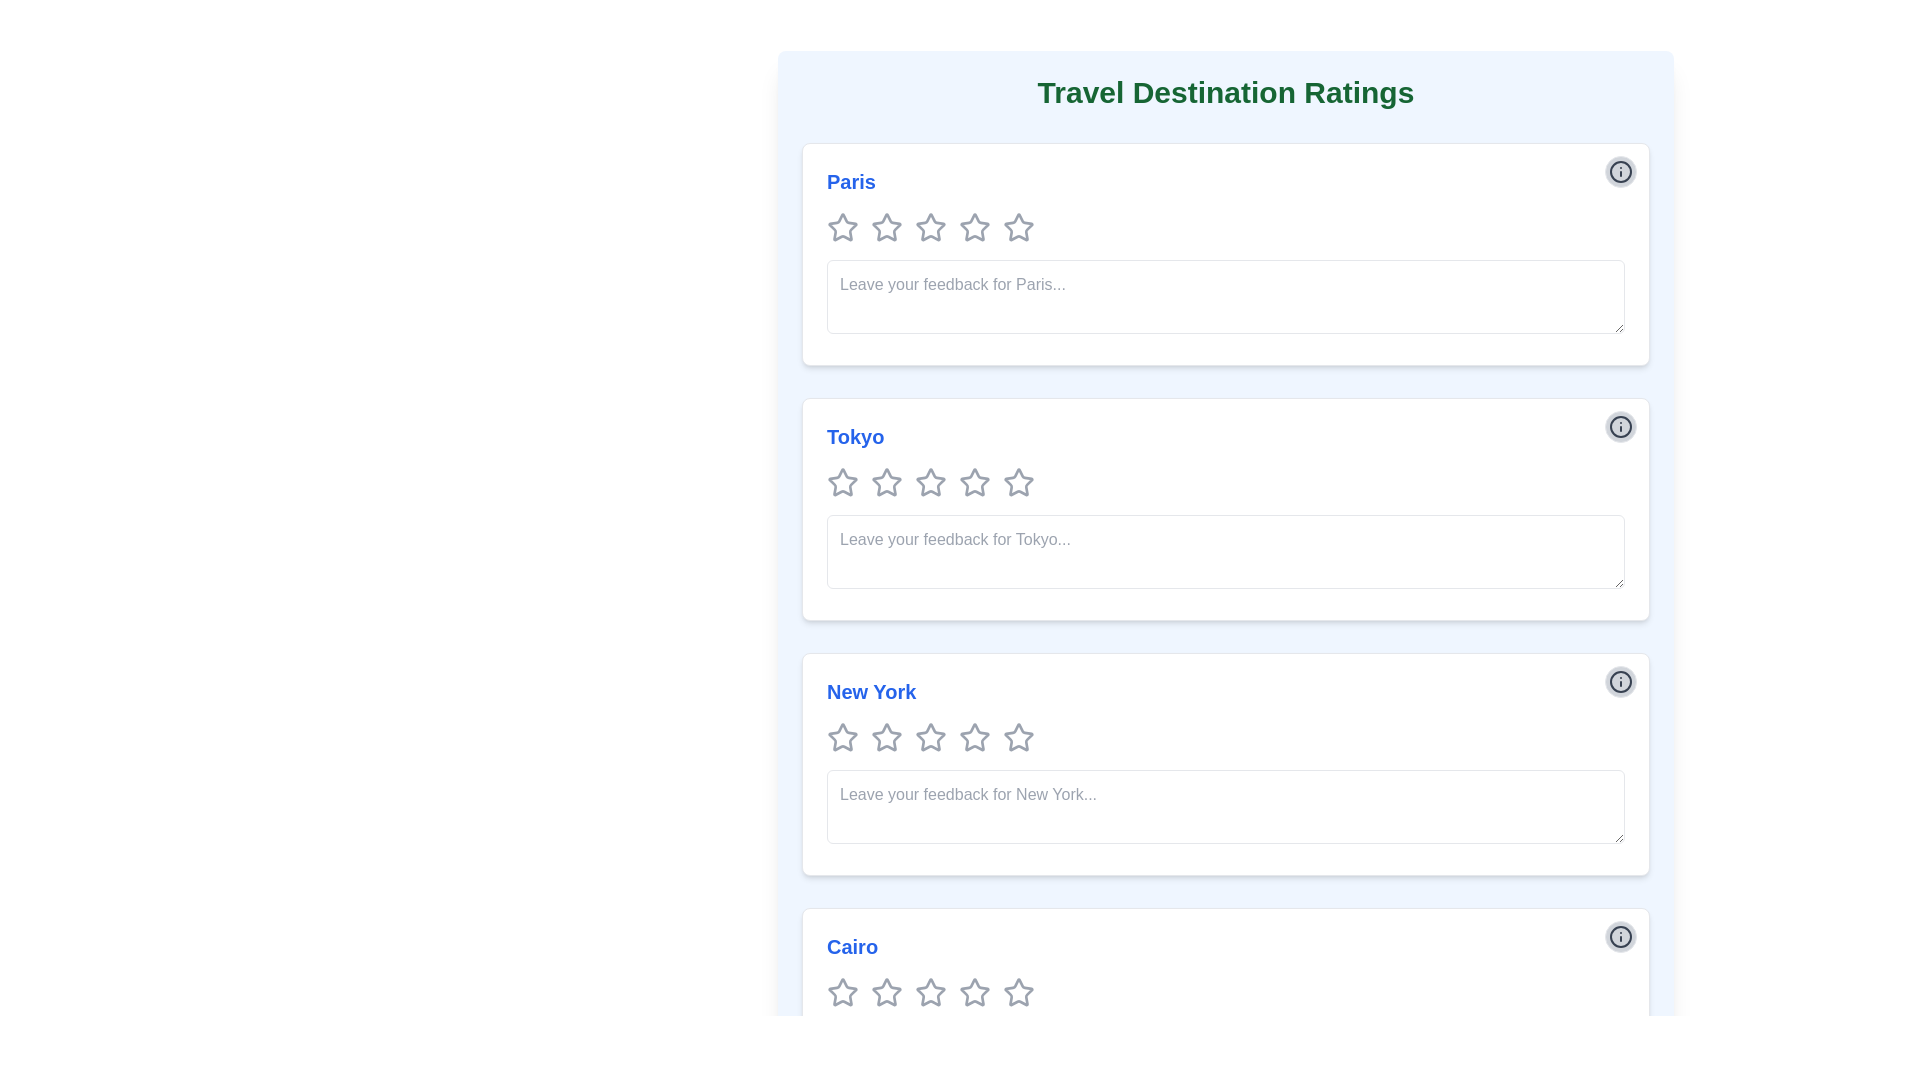 This screenshot has height=1080, width=1920. Describe the element at coordinates (1621, 171) in the screenshot. I see `the information icon button located in the top-right corner of the Paris section` at that location.